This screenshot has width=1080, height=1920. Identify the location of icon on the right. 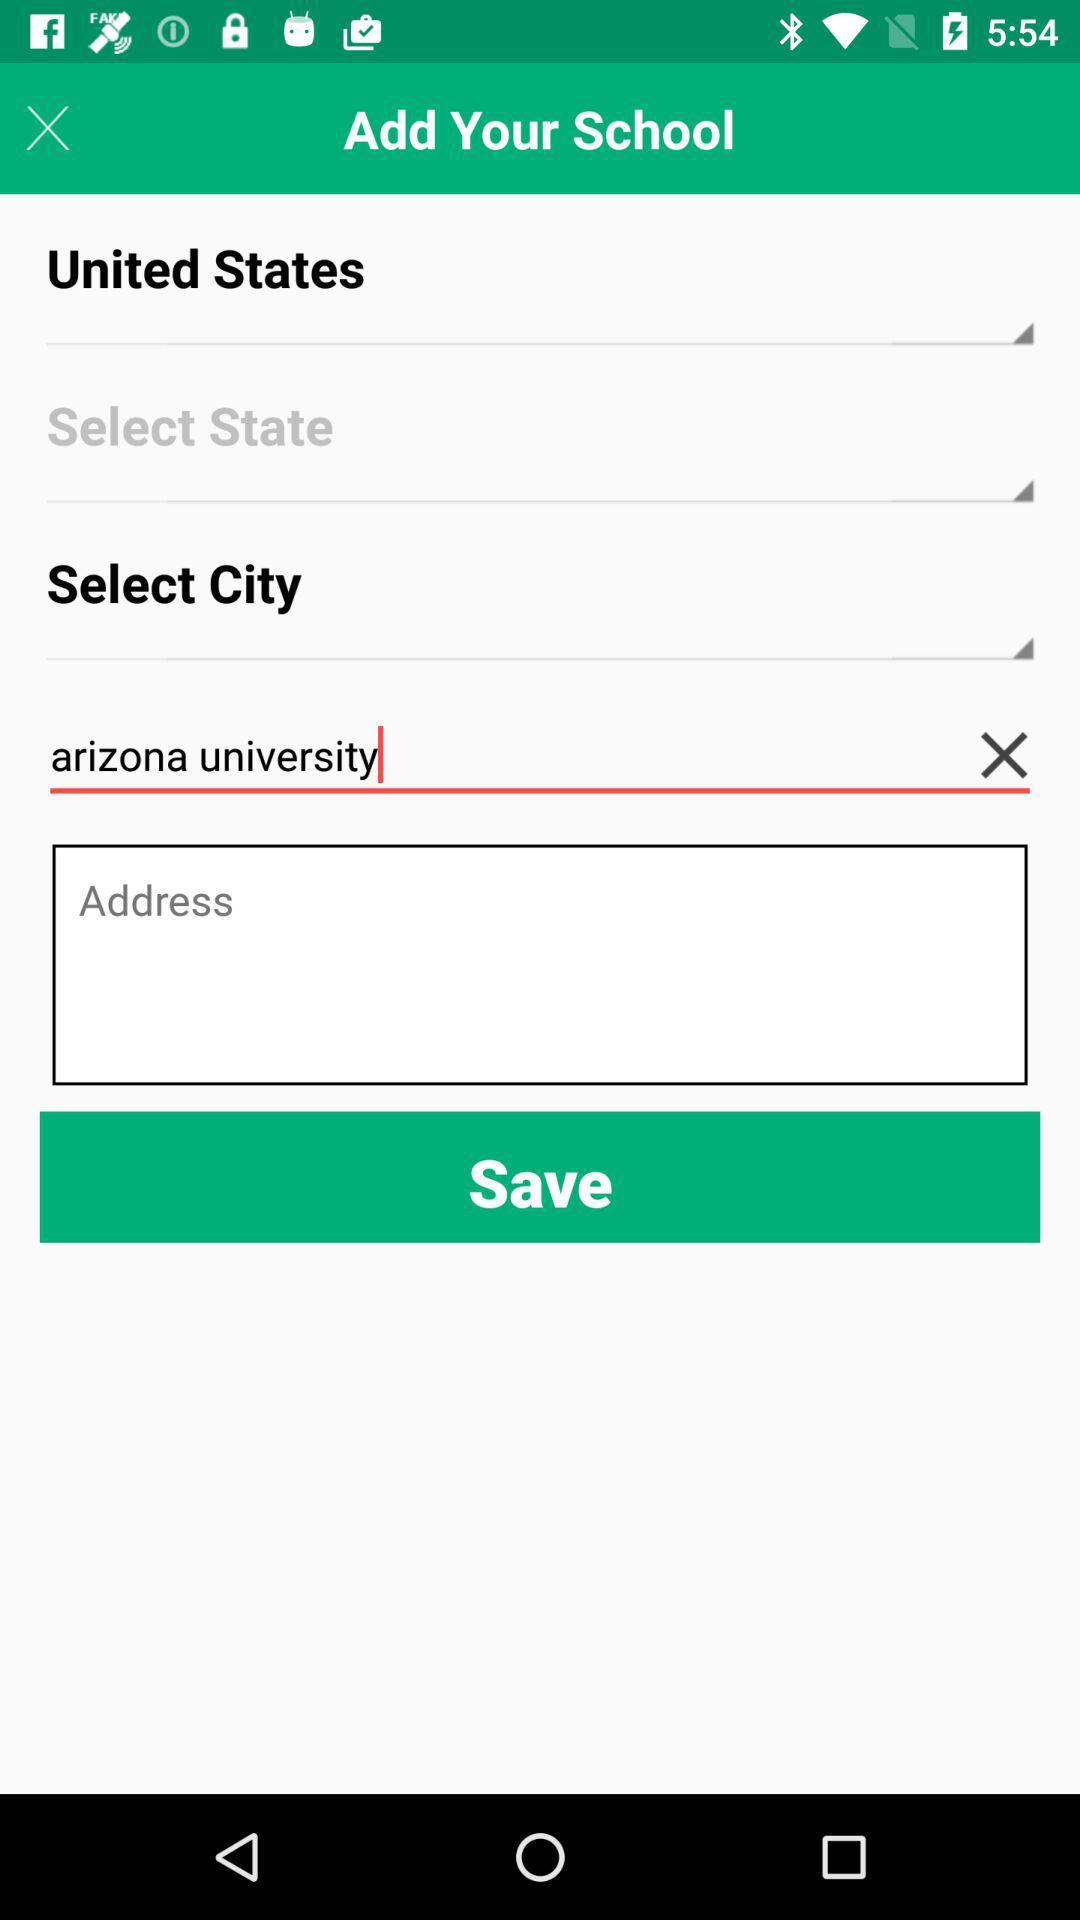
(1019, 754).